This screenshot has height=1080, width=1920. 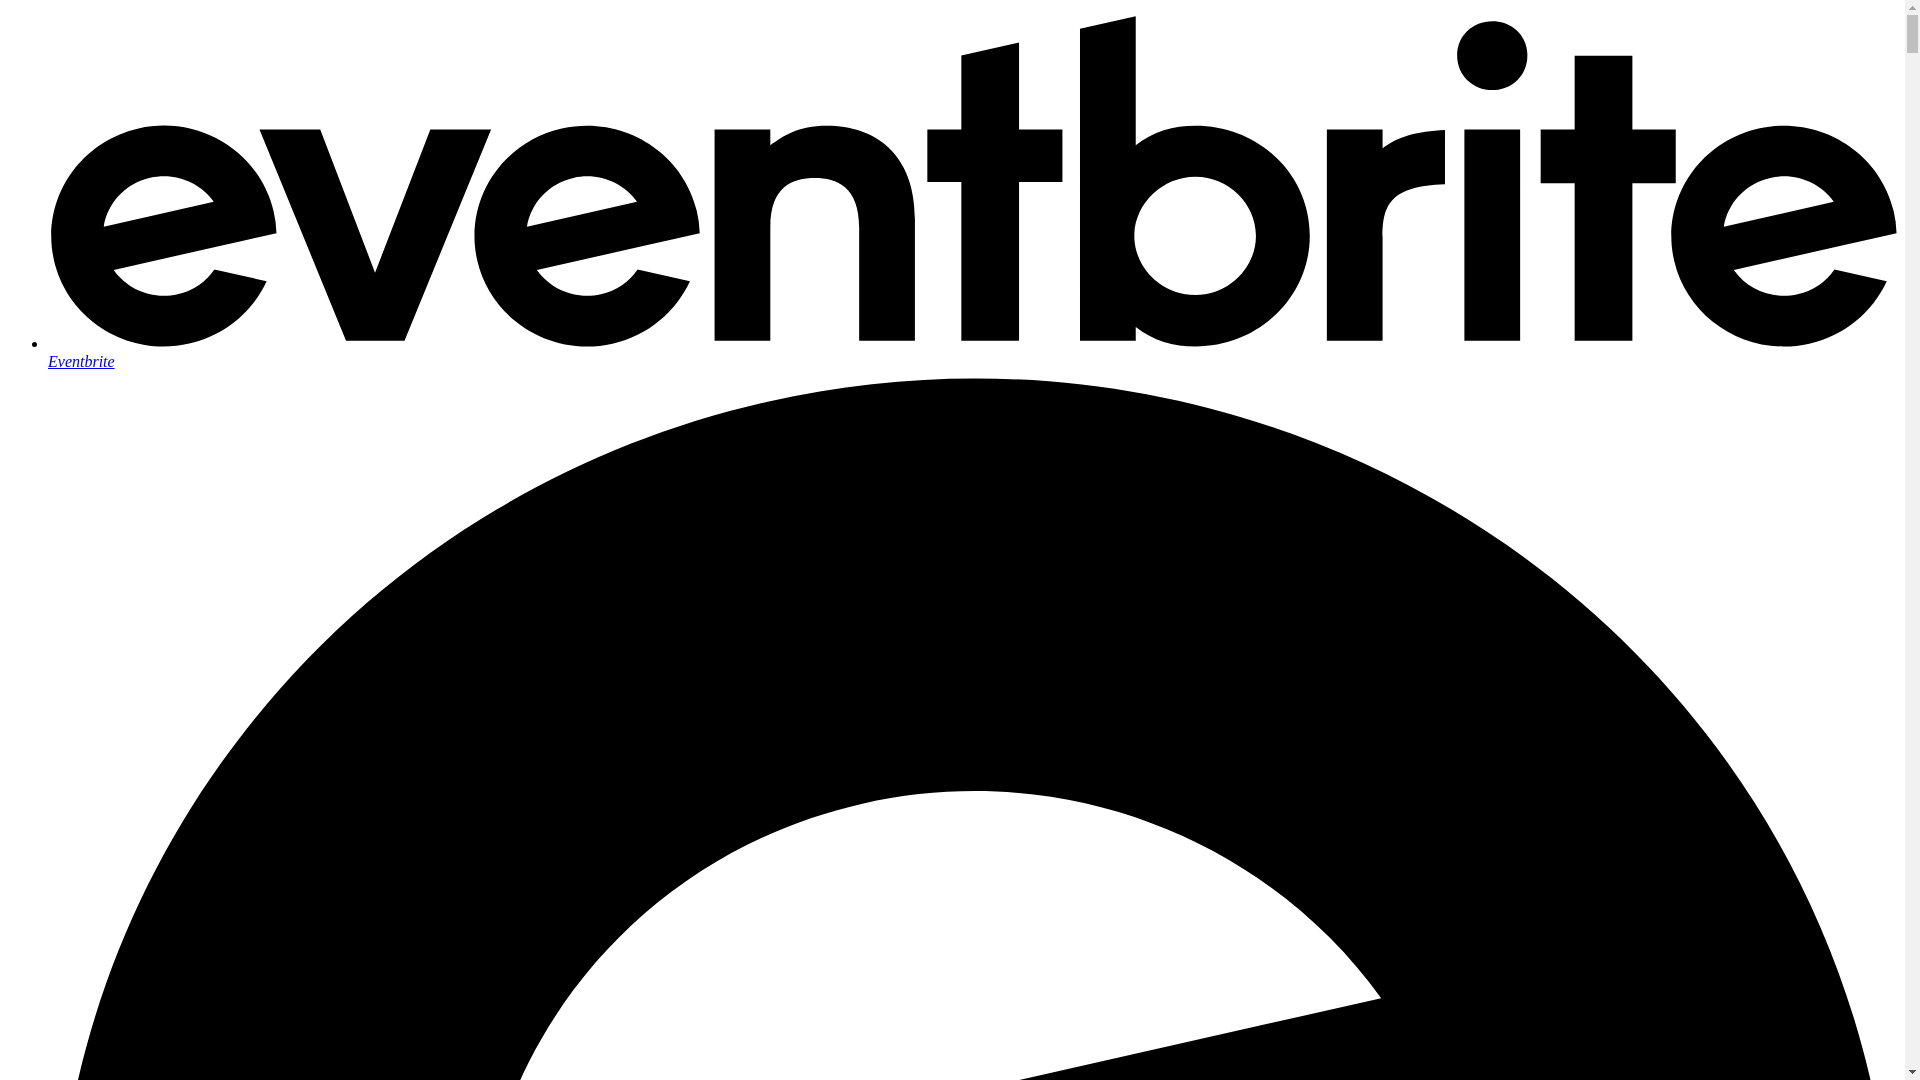 What do you see at coordinates (972, 351) in the screenshot?
I see `'Eventbrite'` at bounding box center [972, 351].